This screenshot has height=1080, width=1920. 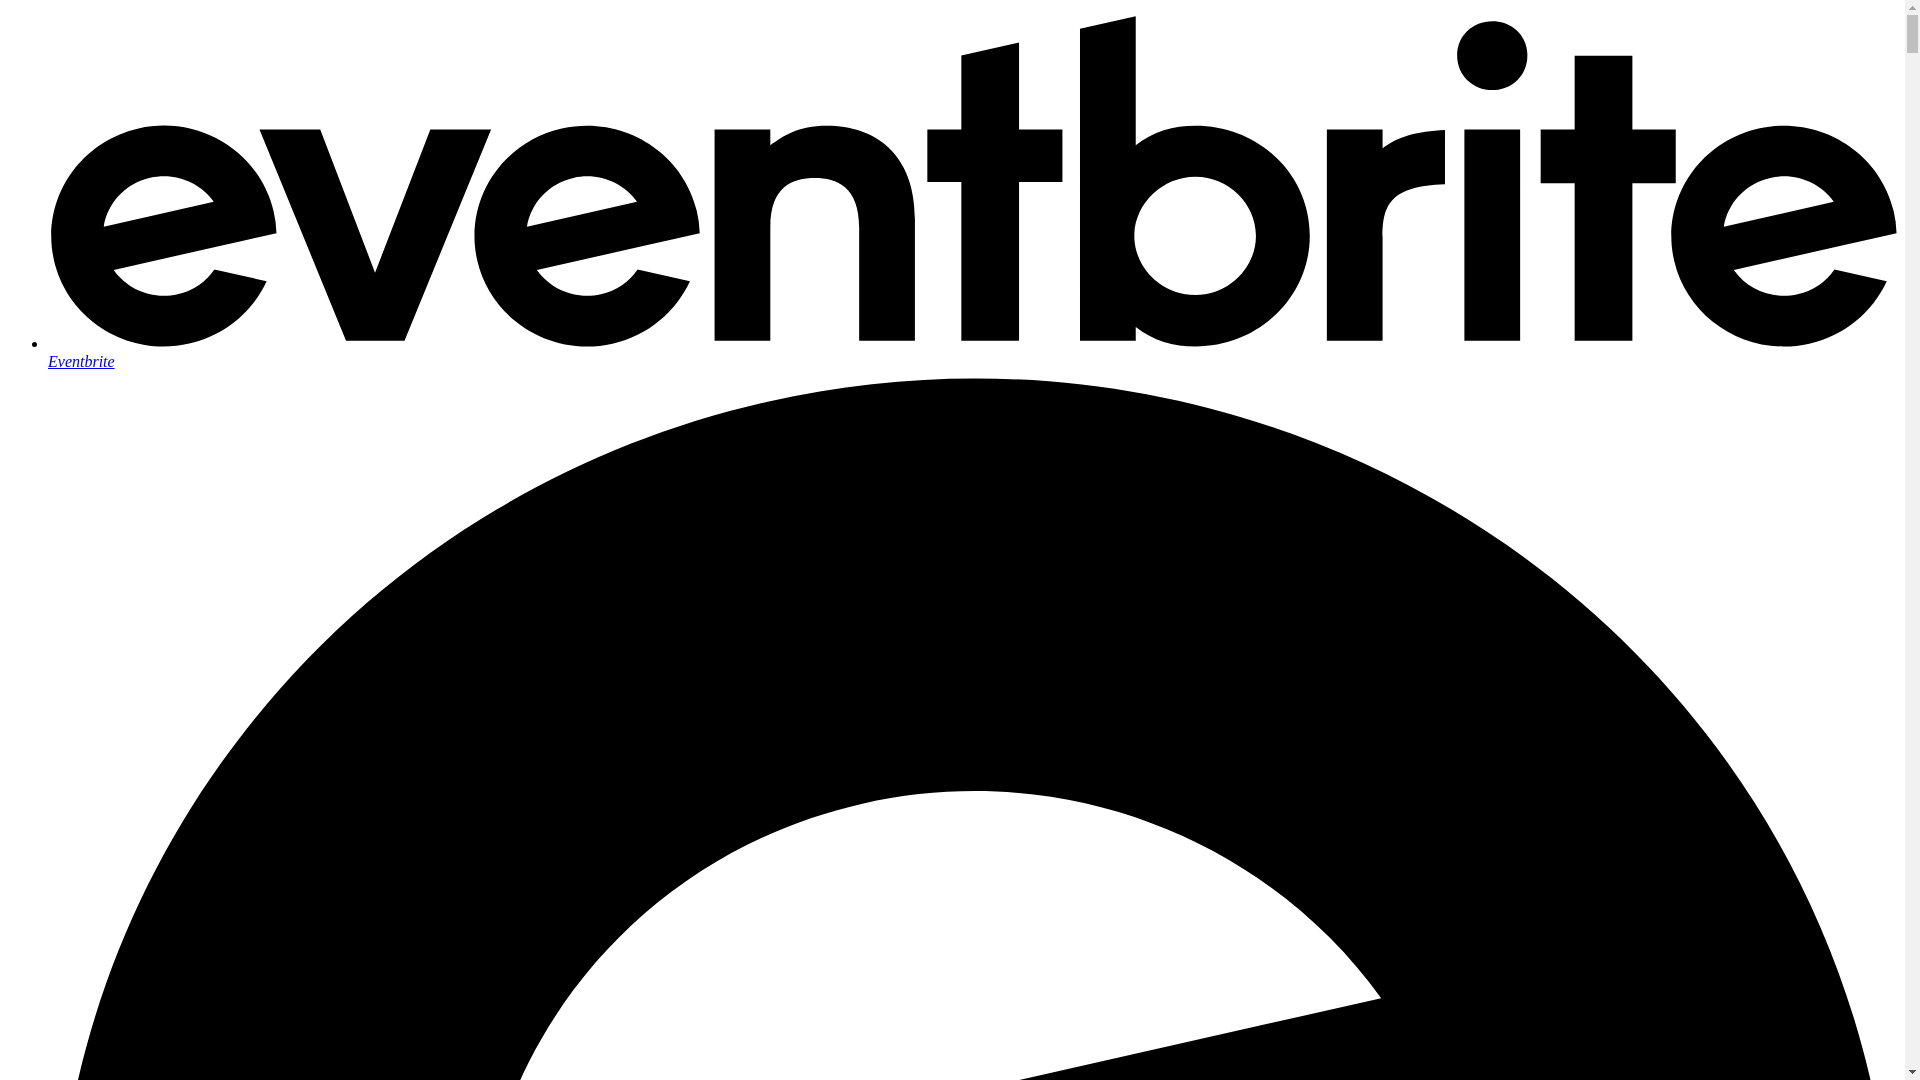 What do you see at coordinates (972, 351) in the screenshot?
I see `'Eventbrite'` at bounding box center [972, 351].